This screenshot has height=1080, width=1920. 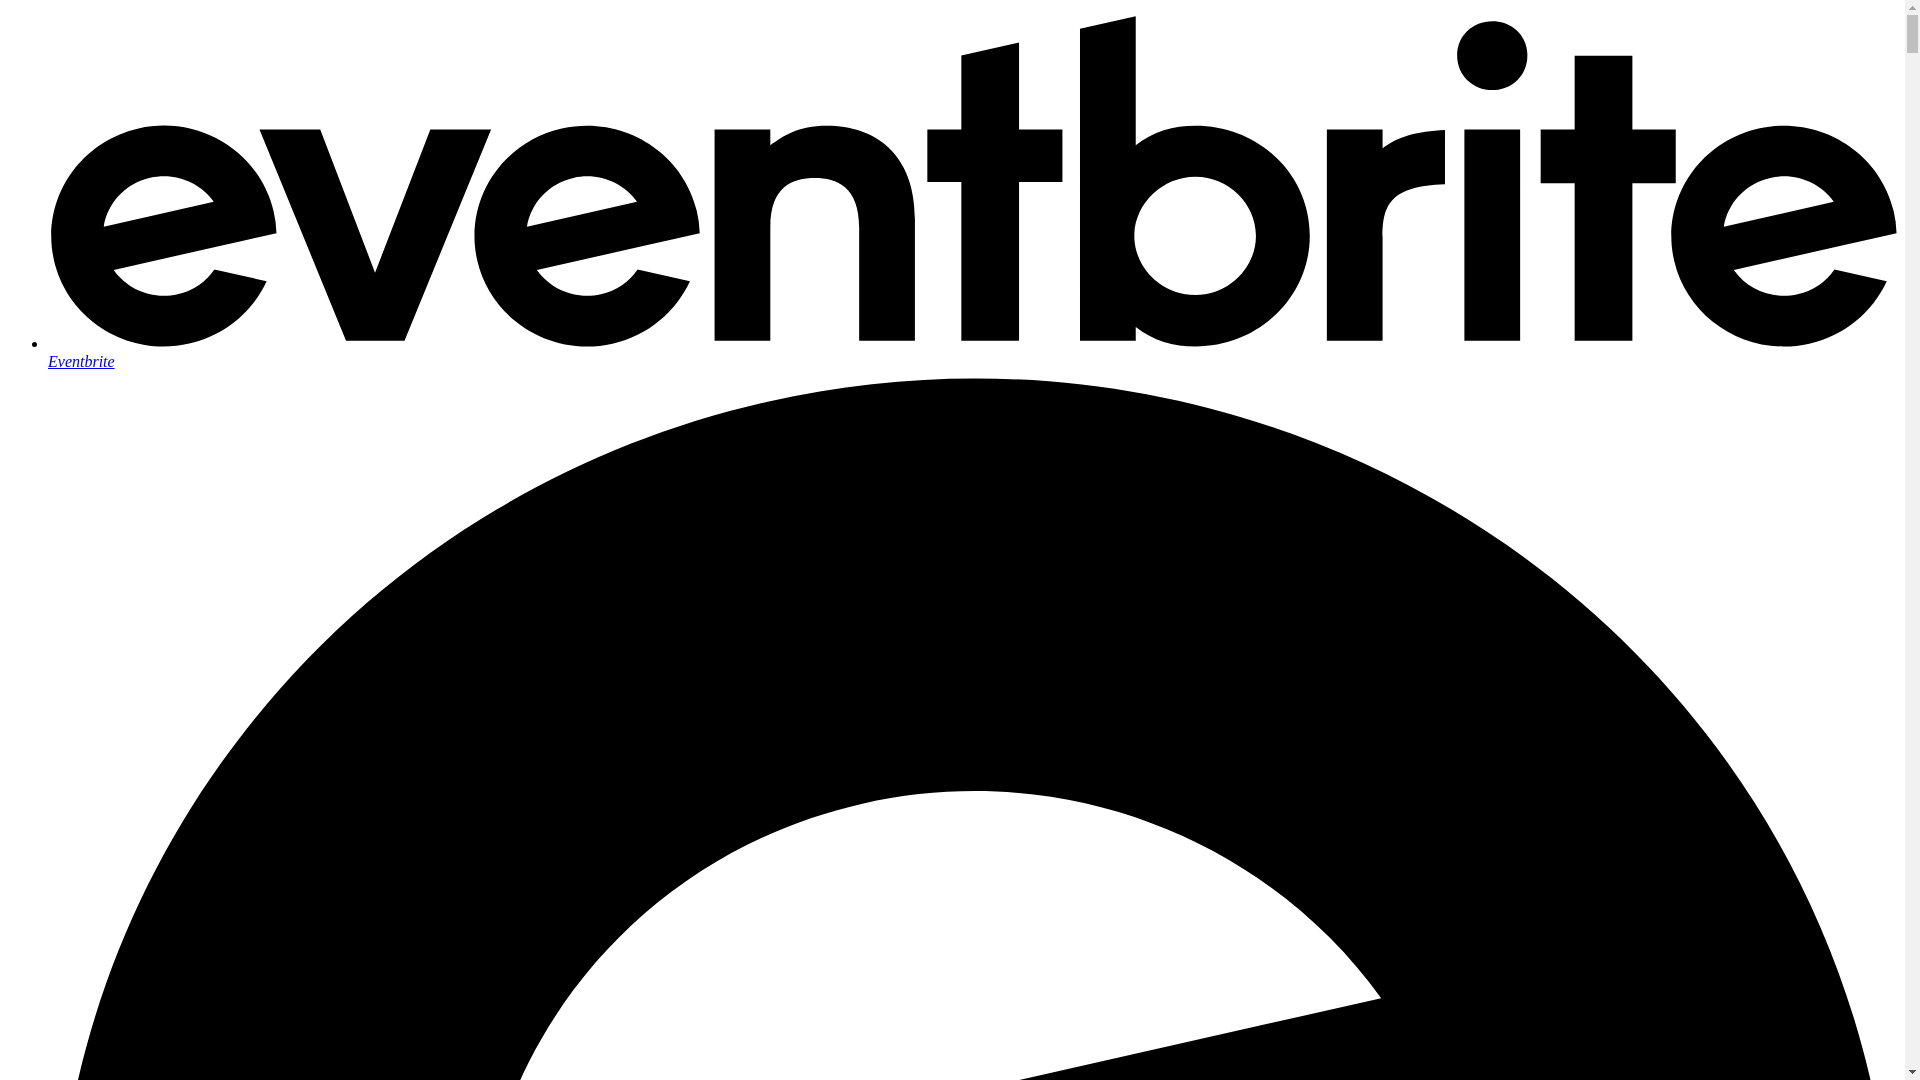 What do you see at coordinates (972, 351) in the screenshot?
I see `'Eventbrite'` at bounding box center [972, 351].